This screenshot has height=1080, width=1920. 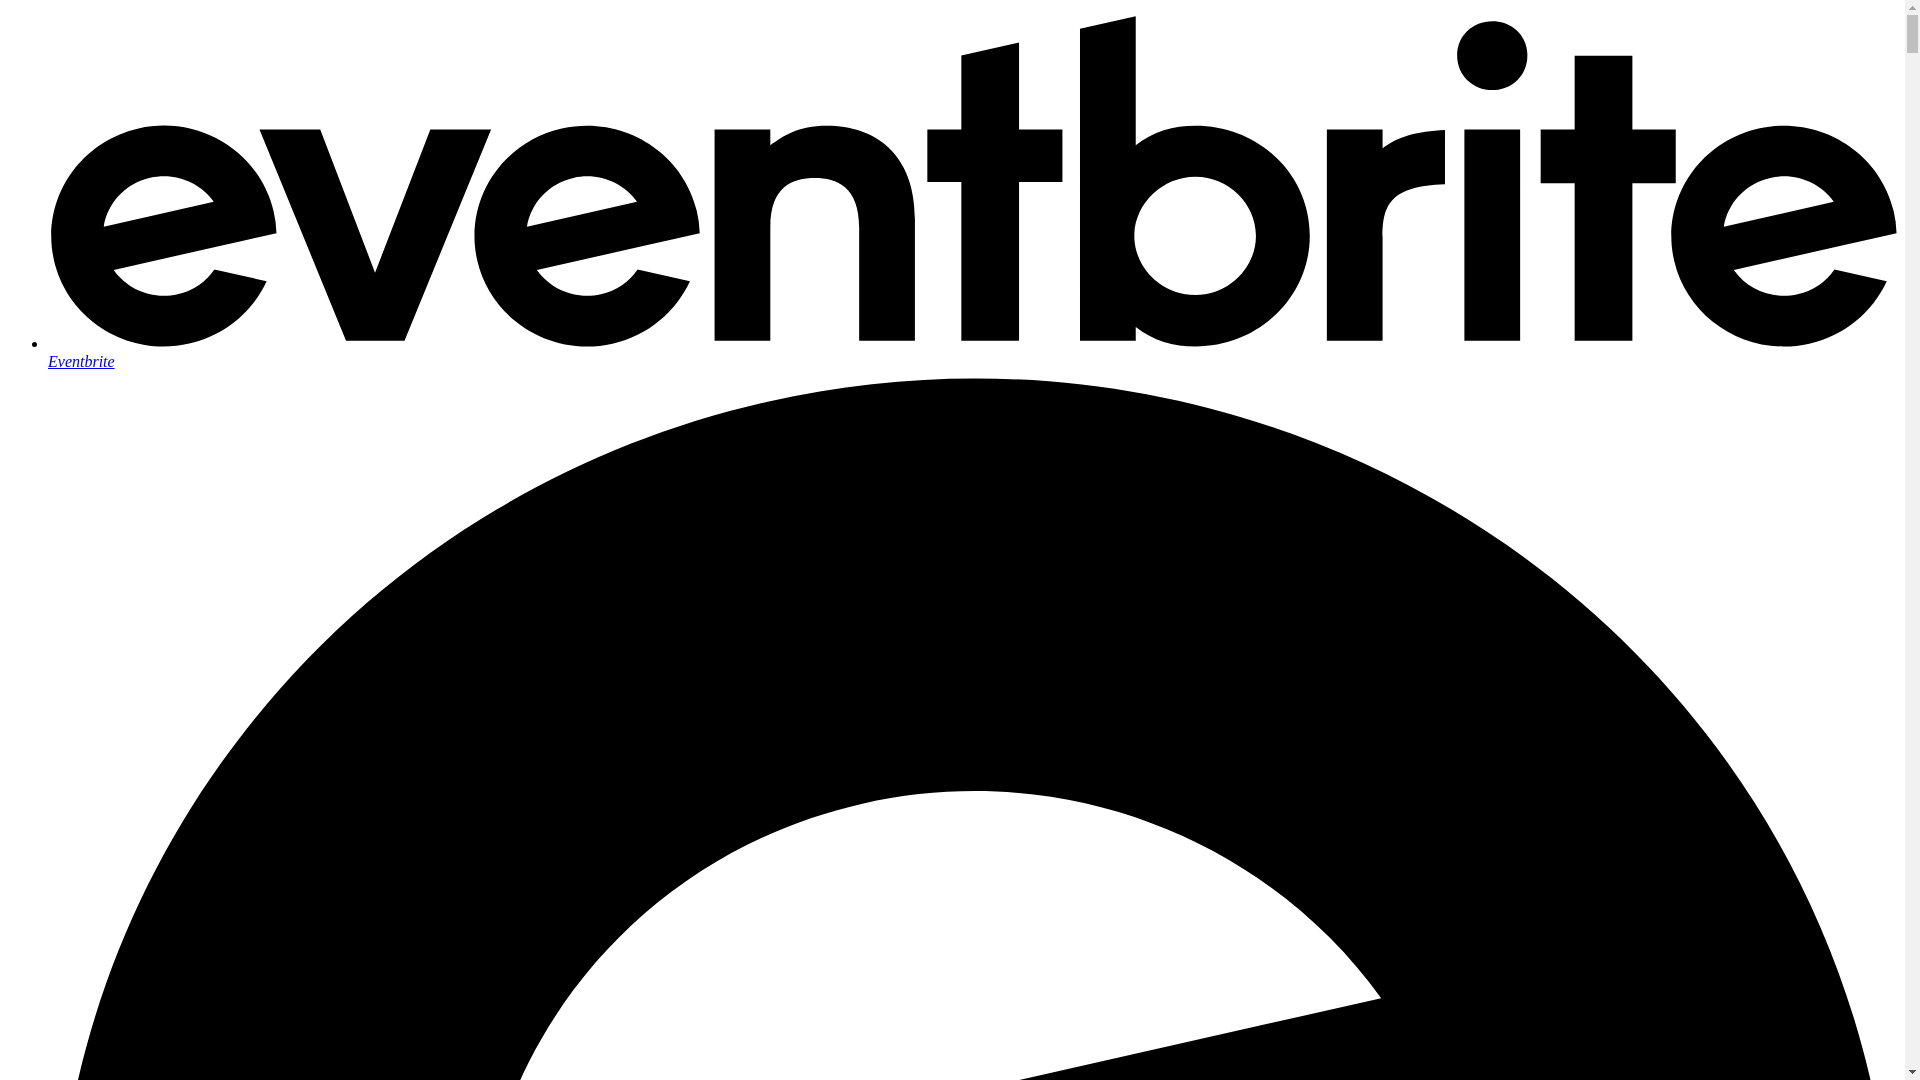 What do you see at coordinates (972, 351) in the screenshot?
I see `'Eventbrite'` at bounding box center [972, 351].